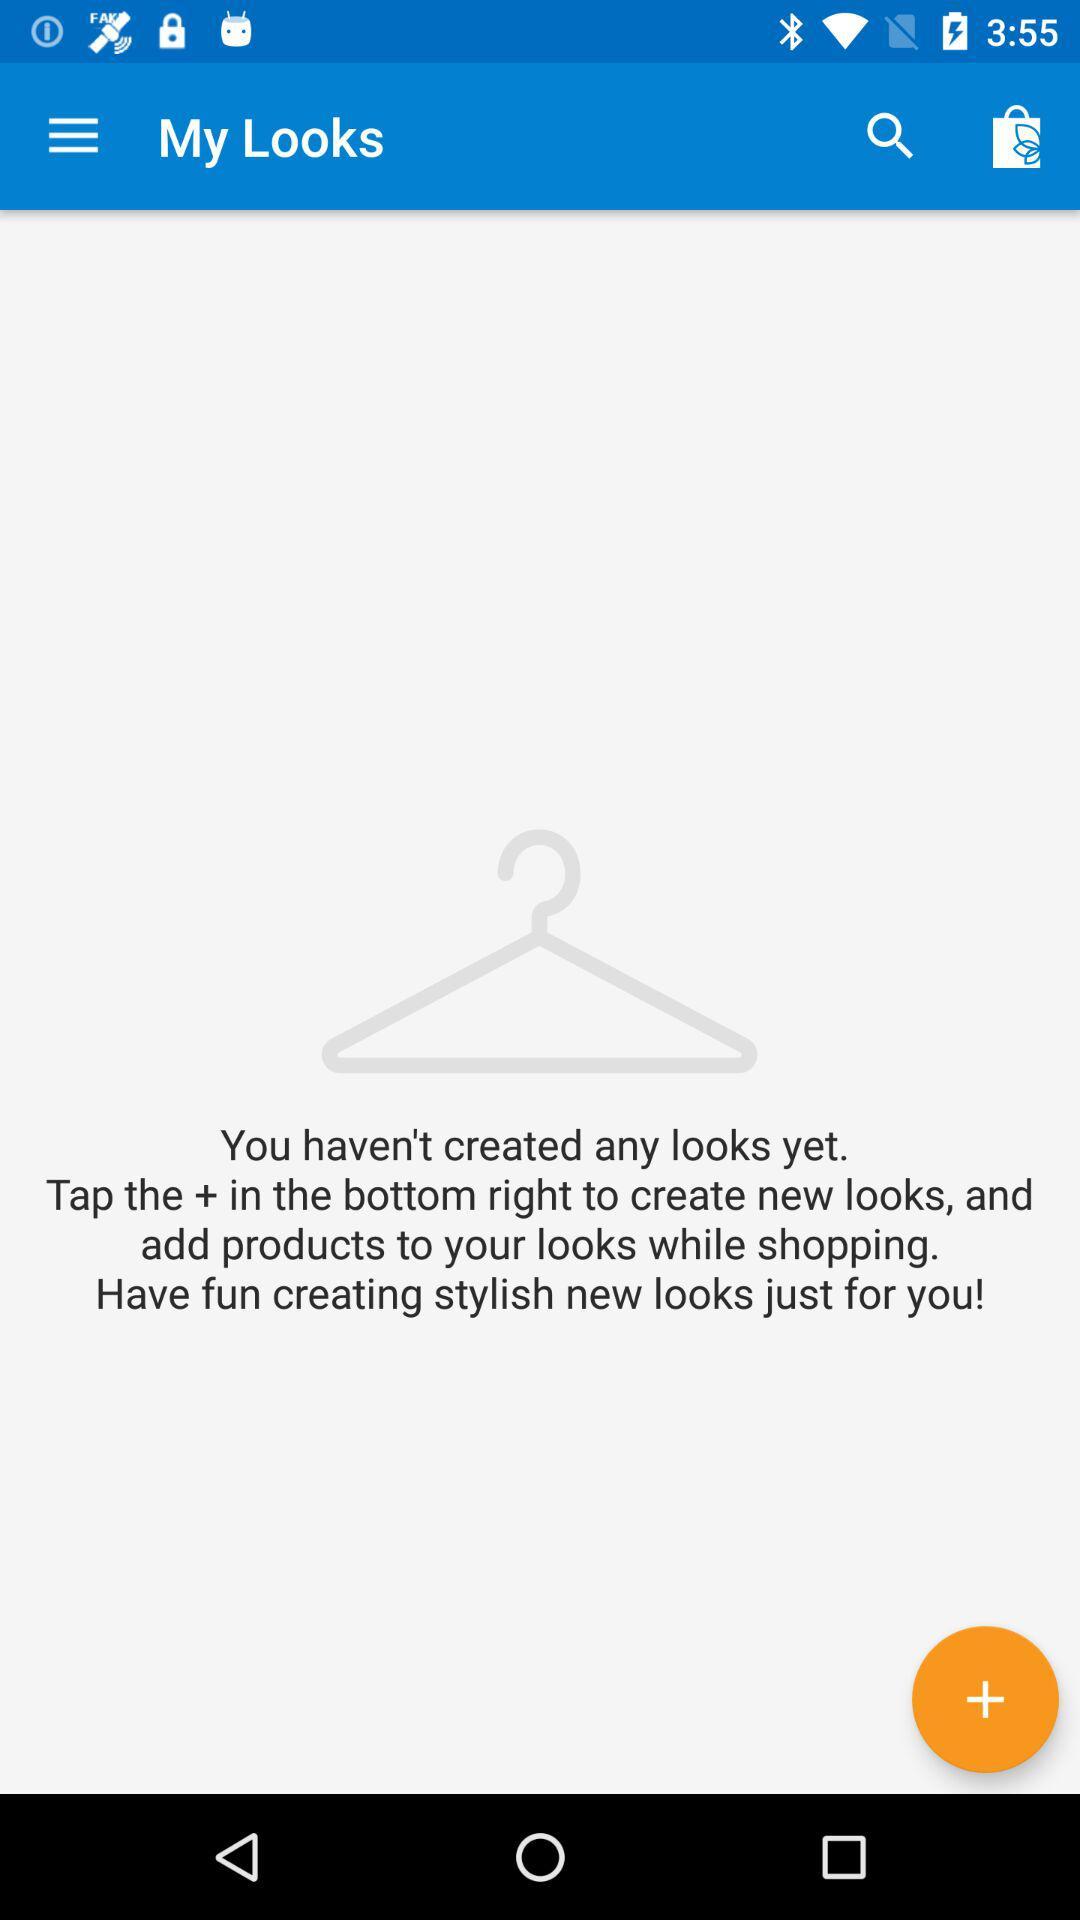 The image size is (1080, 1920). What do you see at coordinates (984, 1698) in the screenshot?
I see `the icon at the bottom right corner` at bounding box center [984, 1698].